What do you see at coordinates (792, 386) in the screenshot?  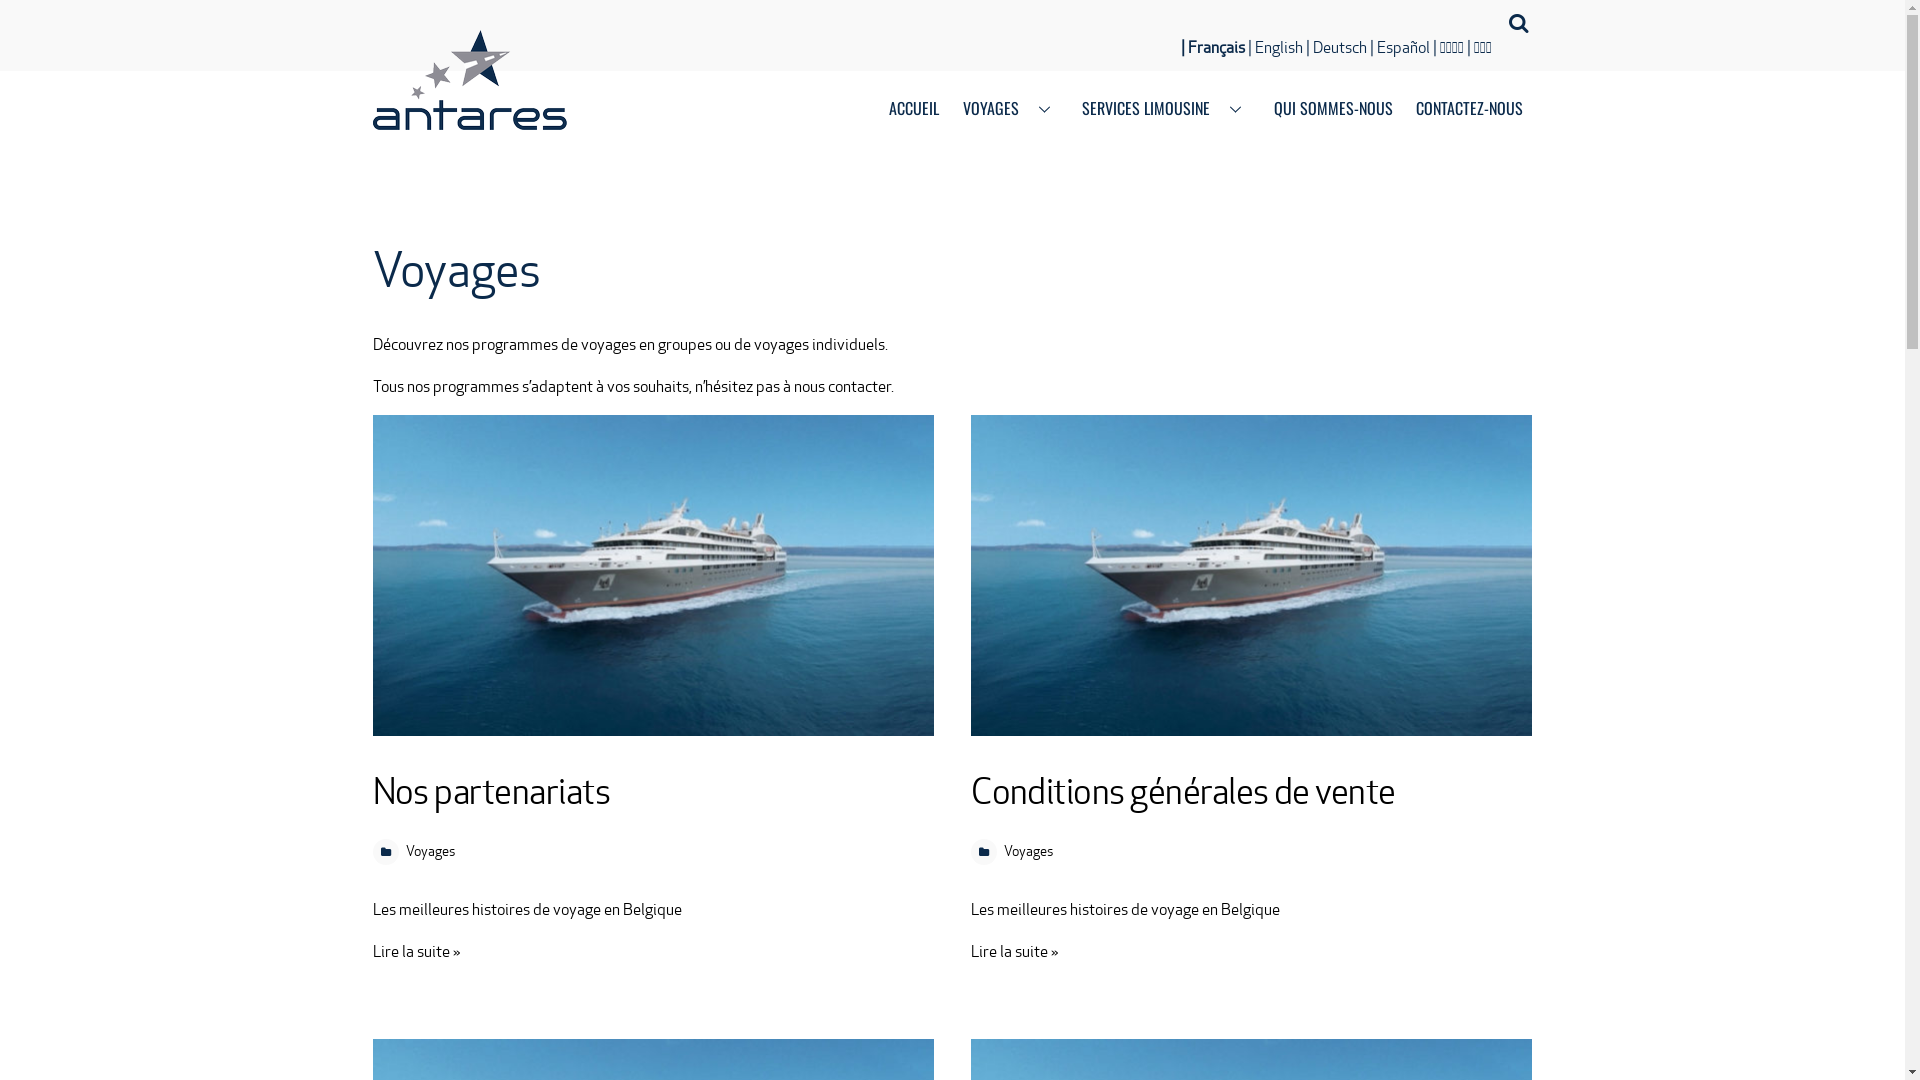 I see `'nous contacter'` at bounding box center [792, 386].